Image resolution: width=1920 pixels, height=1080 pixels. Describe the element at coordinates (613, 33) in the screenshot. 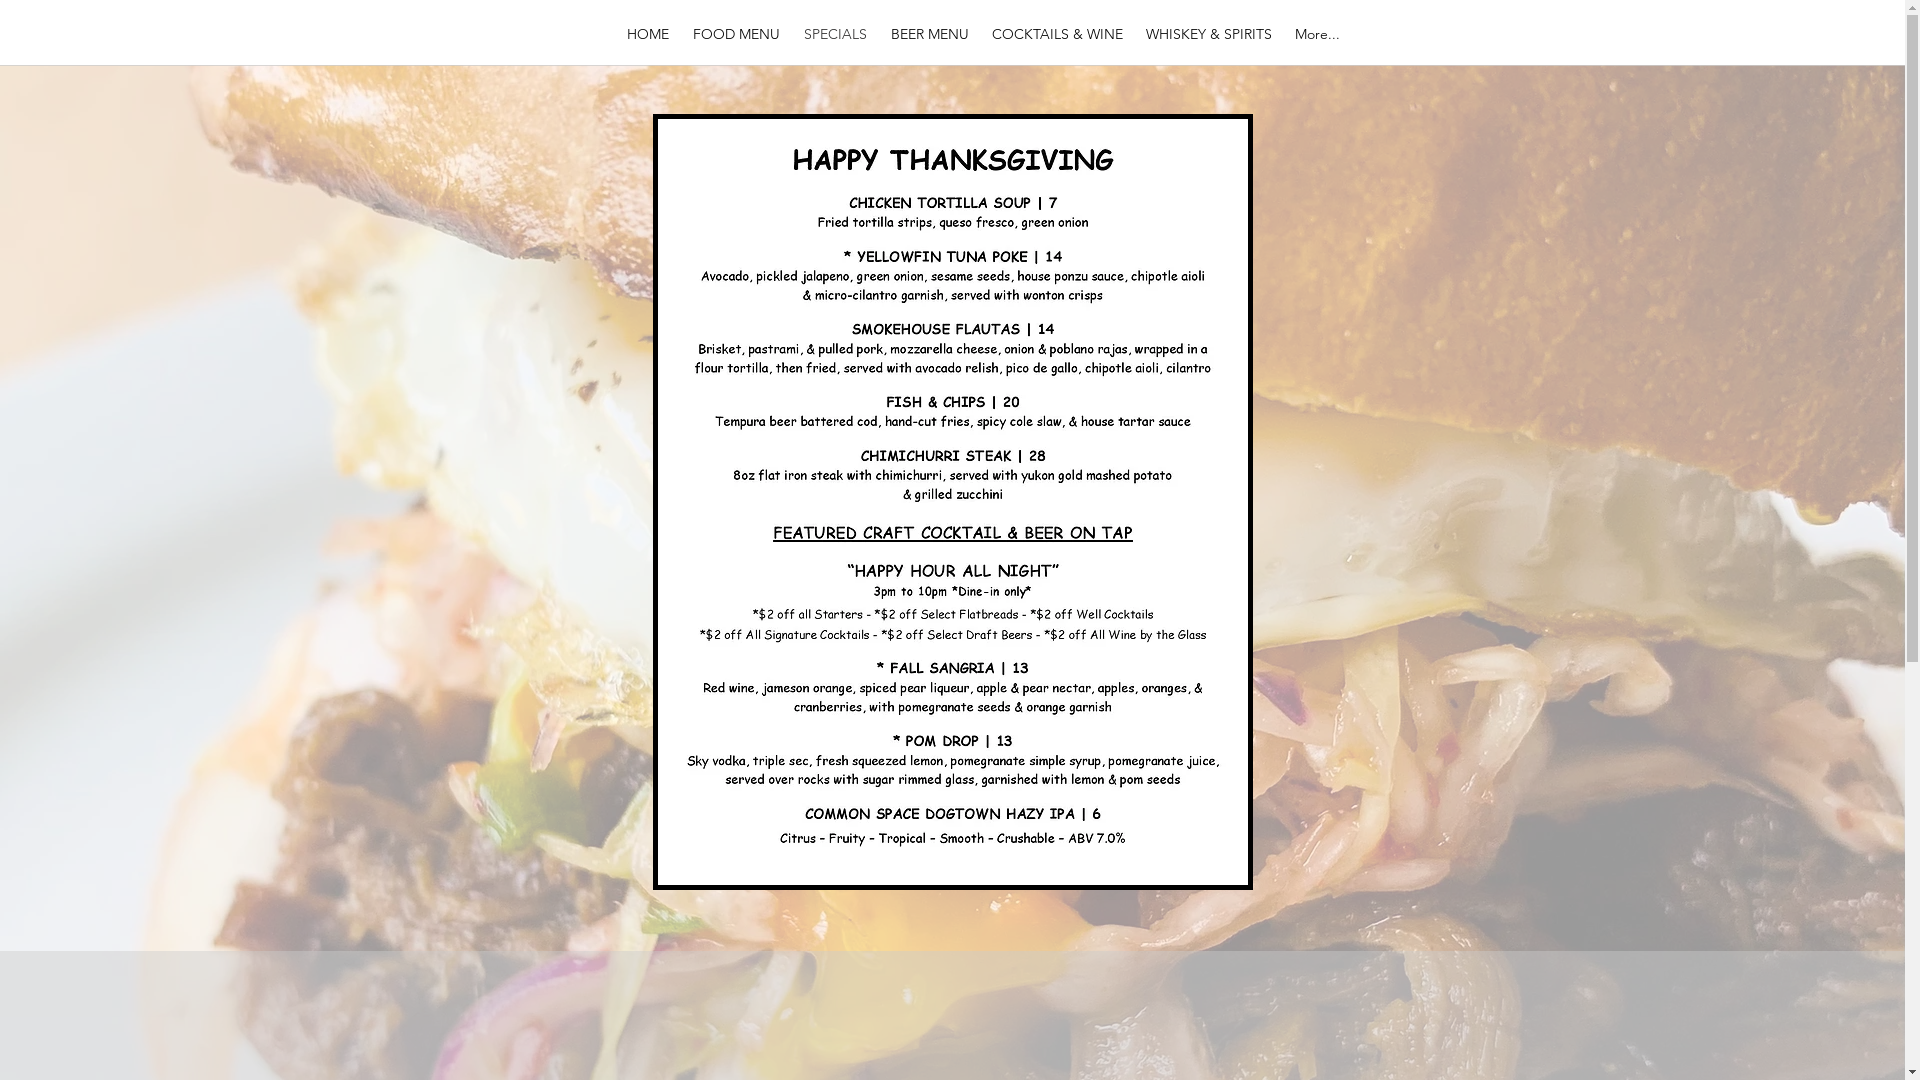

I see `'HOME'` at that location.